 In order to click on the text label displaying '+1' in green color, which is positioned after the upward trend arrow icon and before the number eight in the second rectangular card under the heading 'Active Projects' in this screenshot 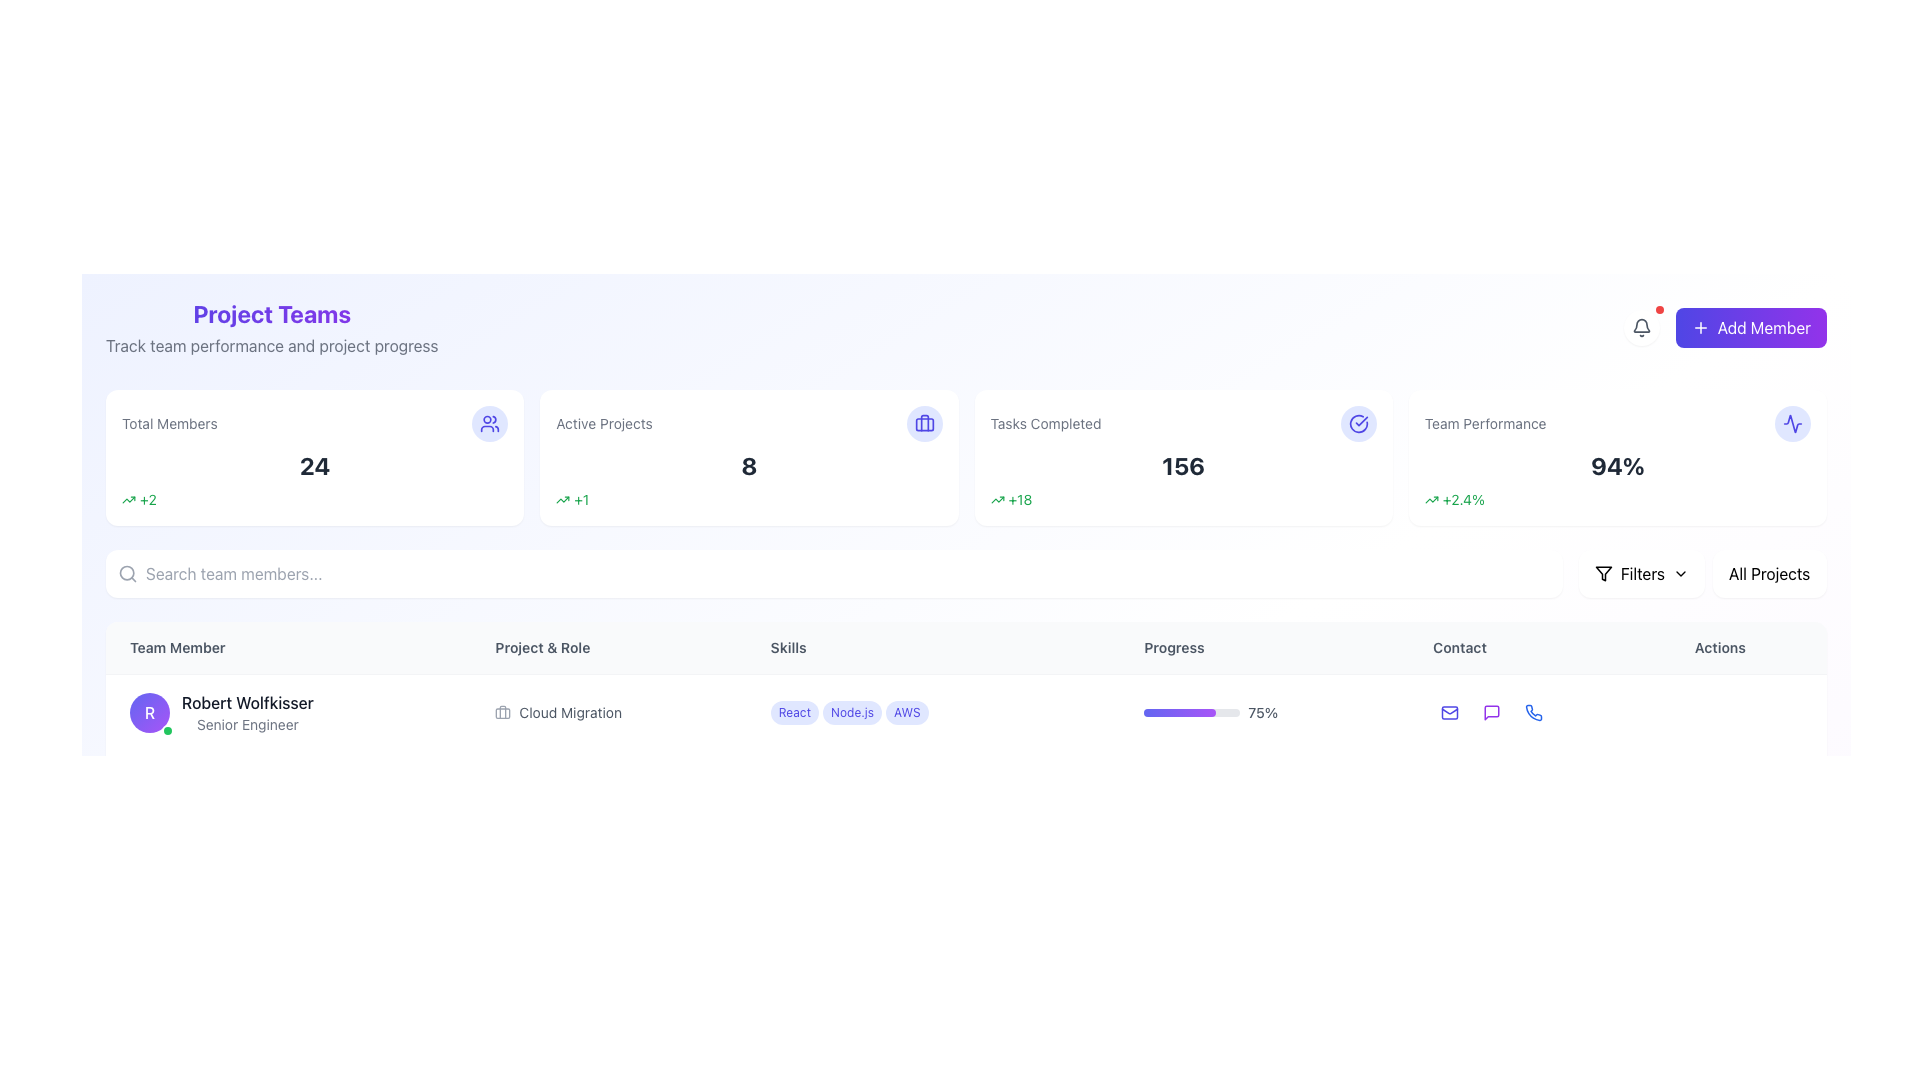, I will do `click(580, 499)`.